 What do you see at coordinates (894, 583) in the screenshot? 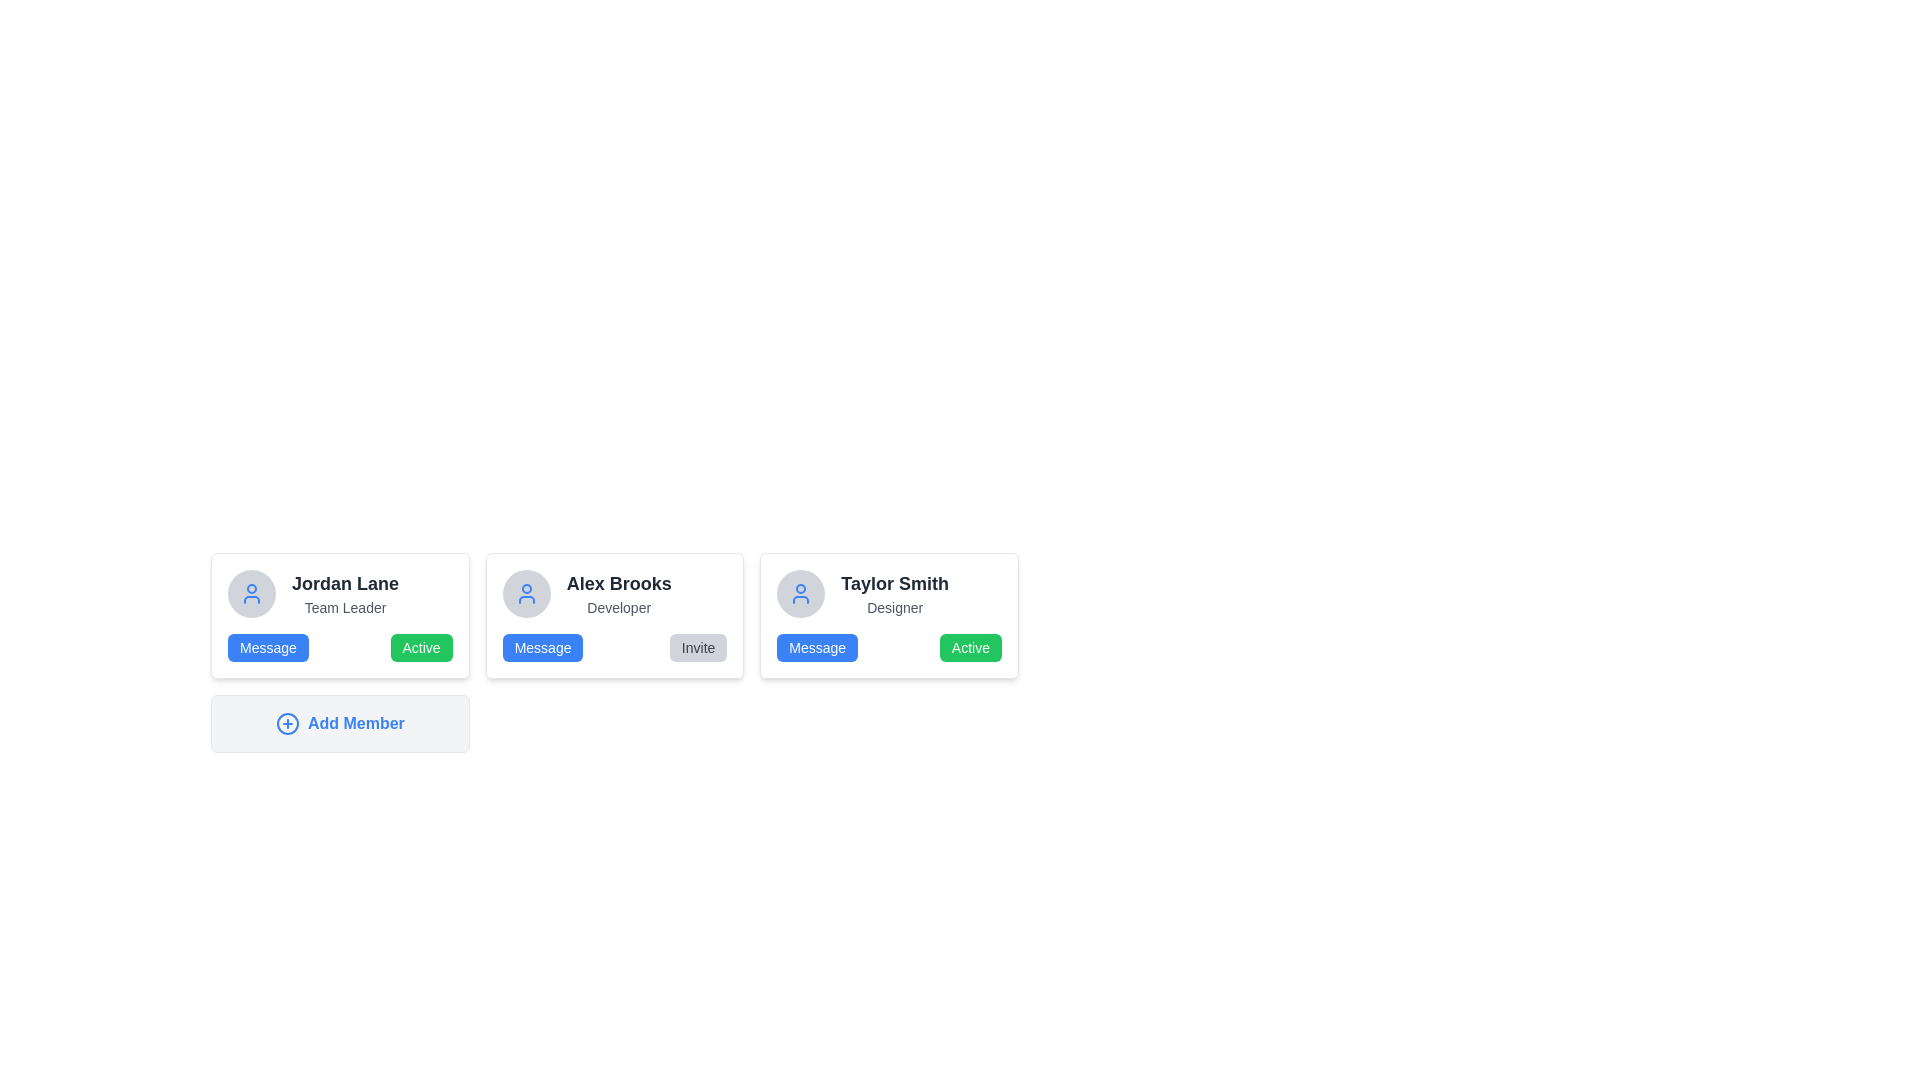
I see `the Text label displaying 'Taylor Smith', which indicates the identity of the associated user, located in the rightmost user card above the 'Designer' role text` at bounding box center [894, 583].